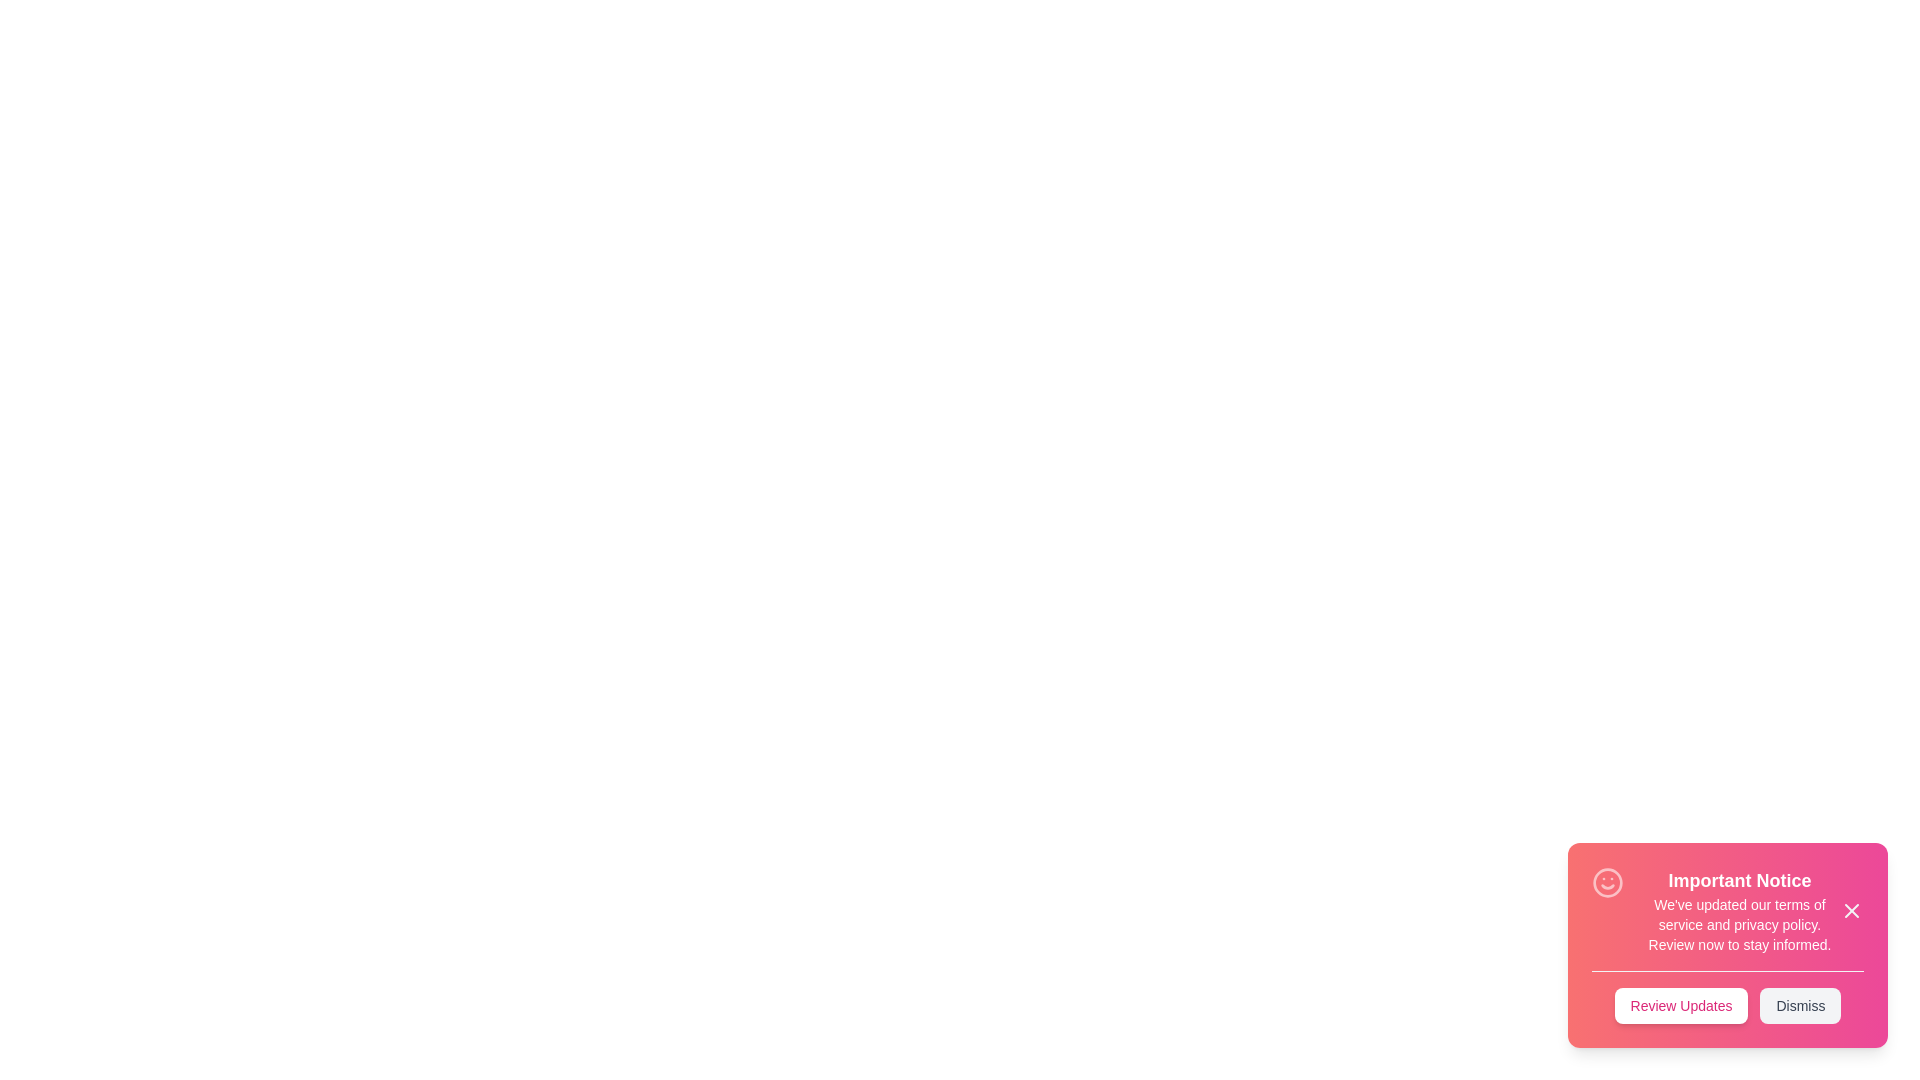 The width and height of the screenshot is (1920, 1080). I want to click on the 'Dismiss' button to close the snackbar, so click(1800, 1006).